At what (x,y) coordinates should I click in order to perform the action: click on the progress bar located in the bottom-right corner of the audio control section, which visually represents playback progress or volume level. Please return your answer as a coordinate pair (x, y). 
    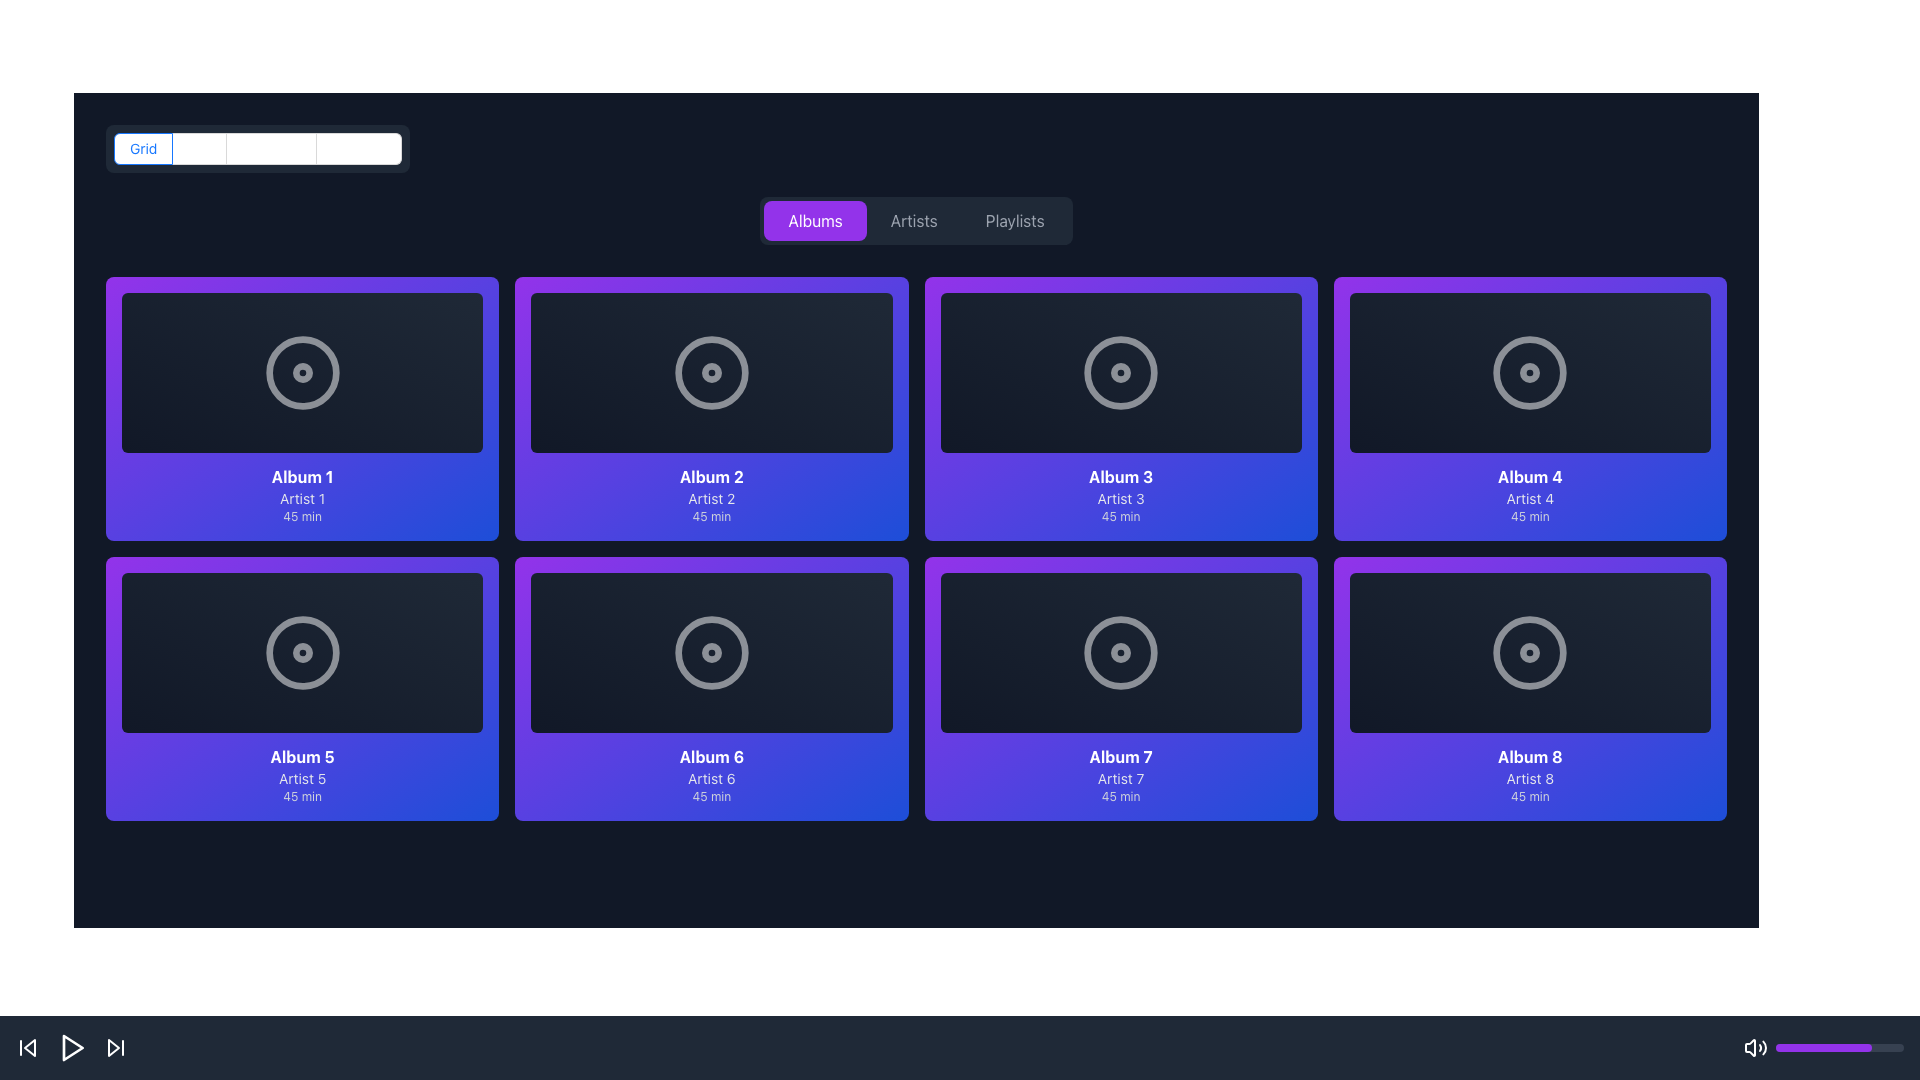
    Looking at the image, I should click on (1824, 1047).